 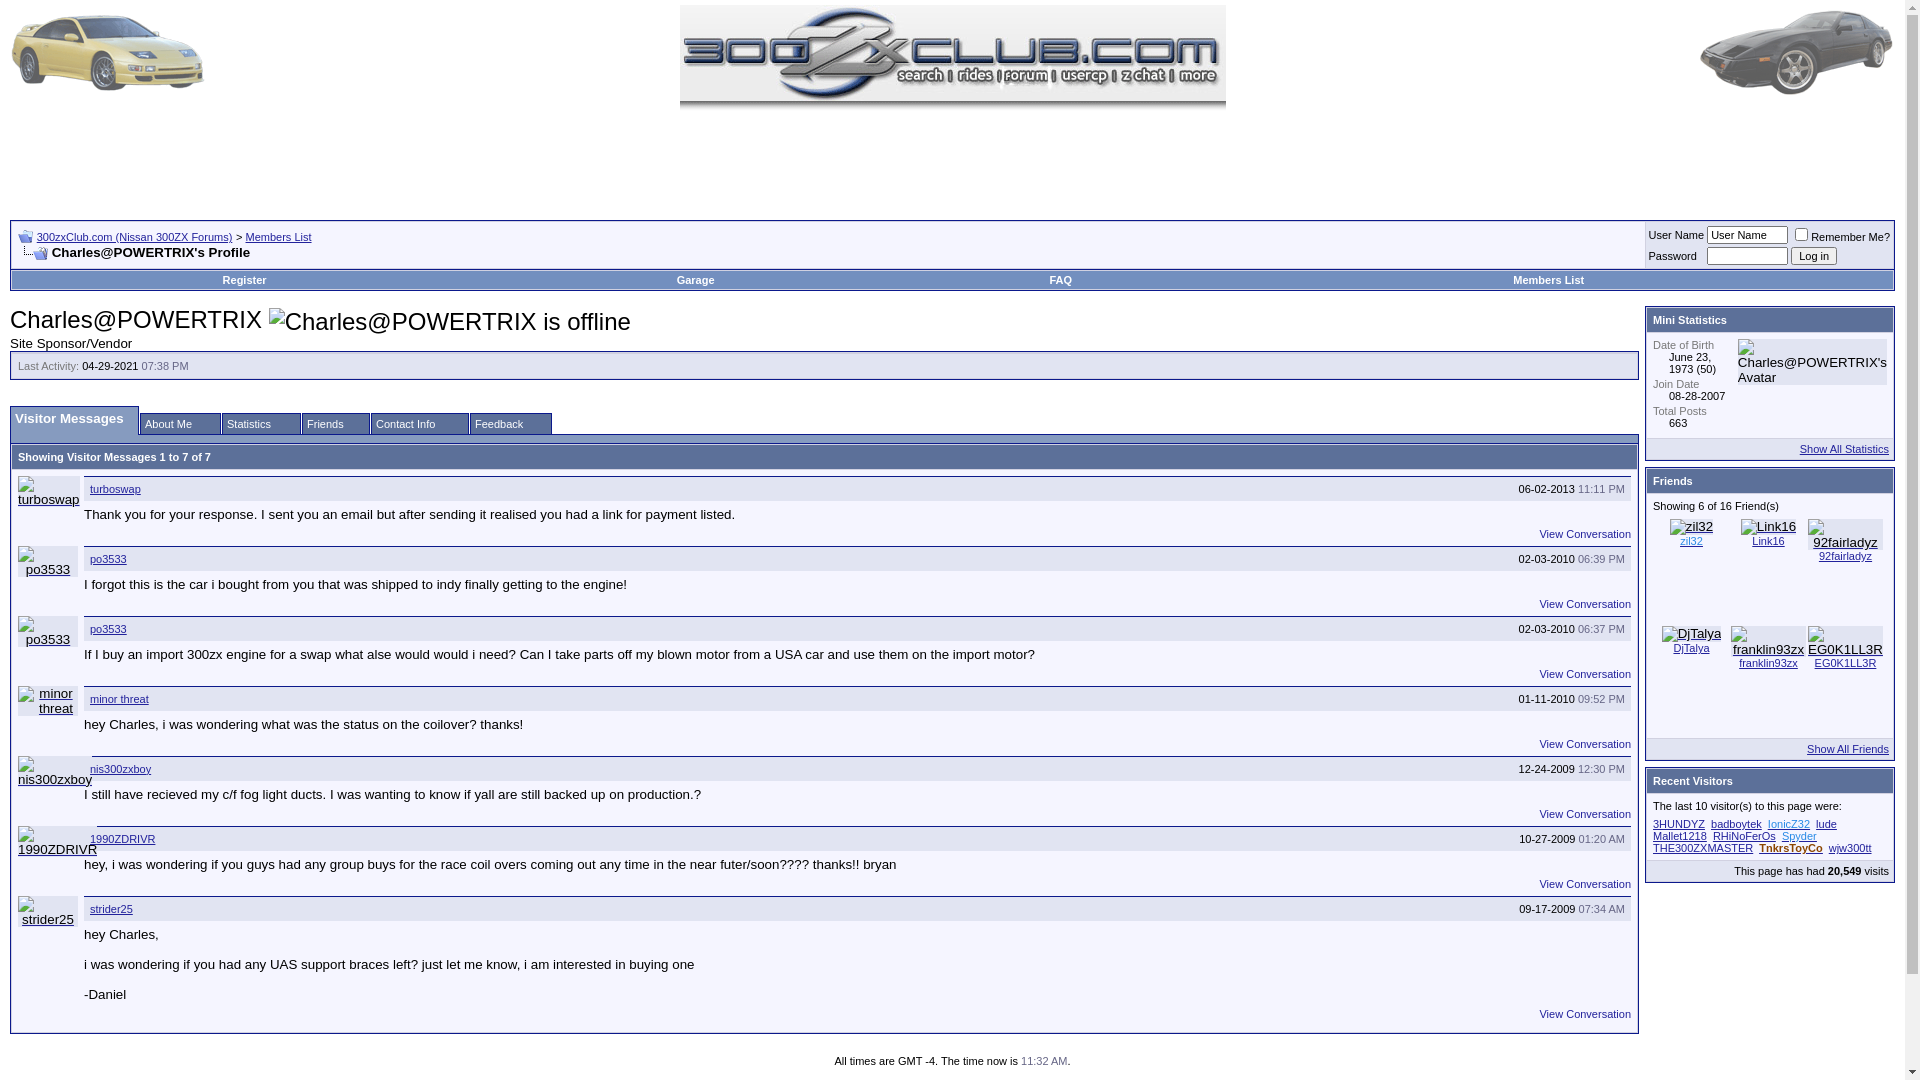 What do you see at coordinates (1800, 447) in the screenshot?
I see `'Show All Statistics'` at bounding box center [1800, 447].